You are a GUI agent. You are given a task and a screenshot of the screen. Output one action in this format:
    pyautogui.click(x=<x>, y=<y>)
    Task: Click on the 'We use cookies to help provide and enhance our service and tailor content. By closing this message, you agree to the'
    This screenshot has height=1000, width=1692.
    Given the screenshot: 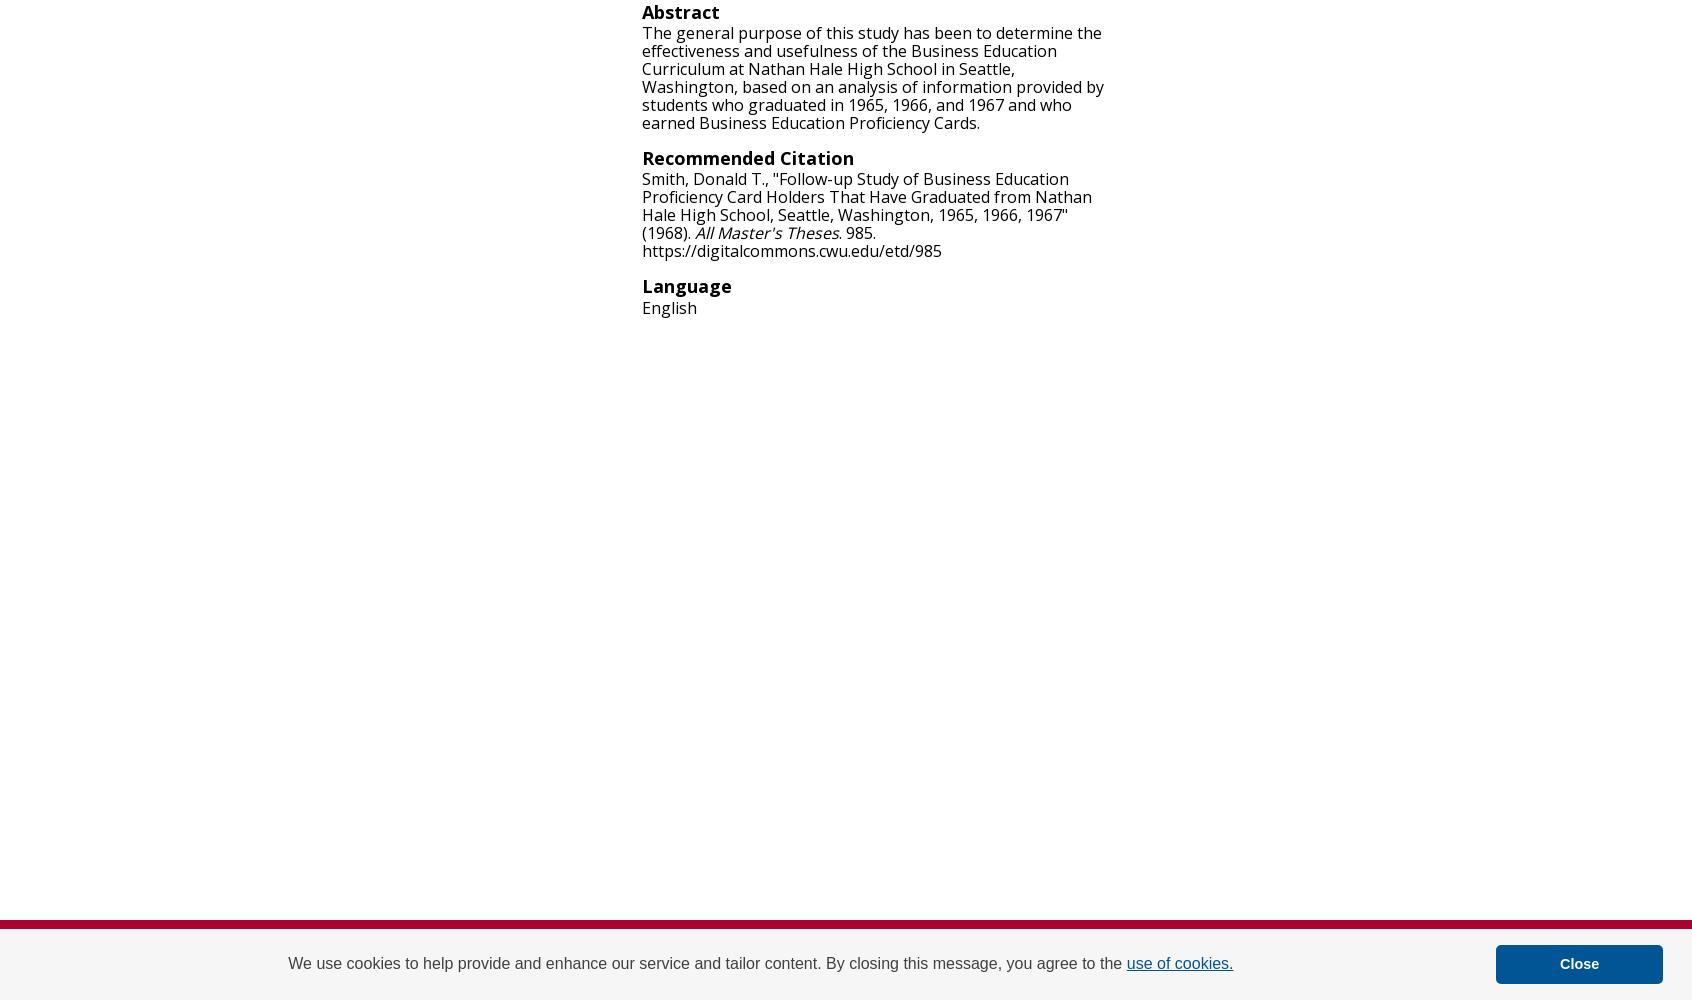 What is the action you would take?
    pyautogui.click(x=705, y=962)
    